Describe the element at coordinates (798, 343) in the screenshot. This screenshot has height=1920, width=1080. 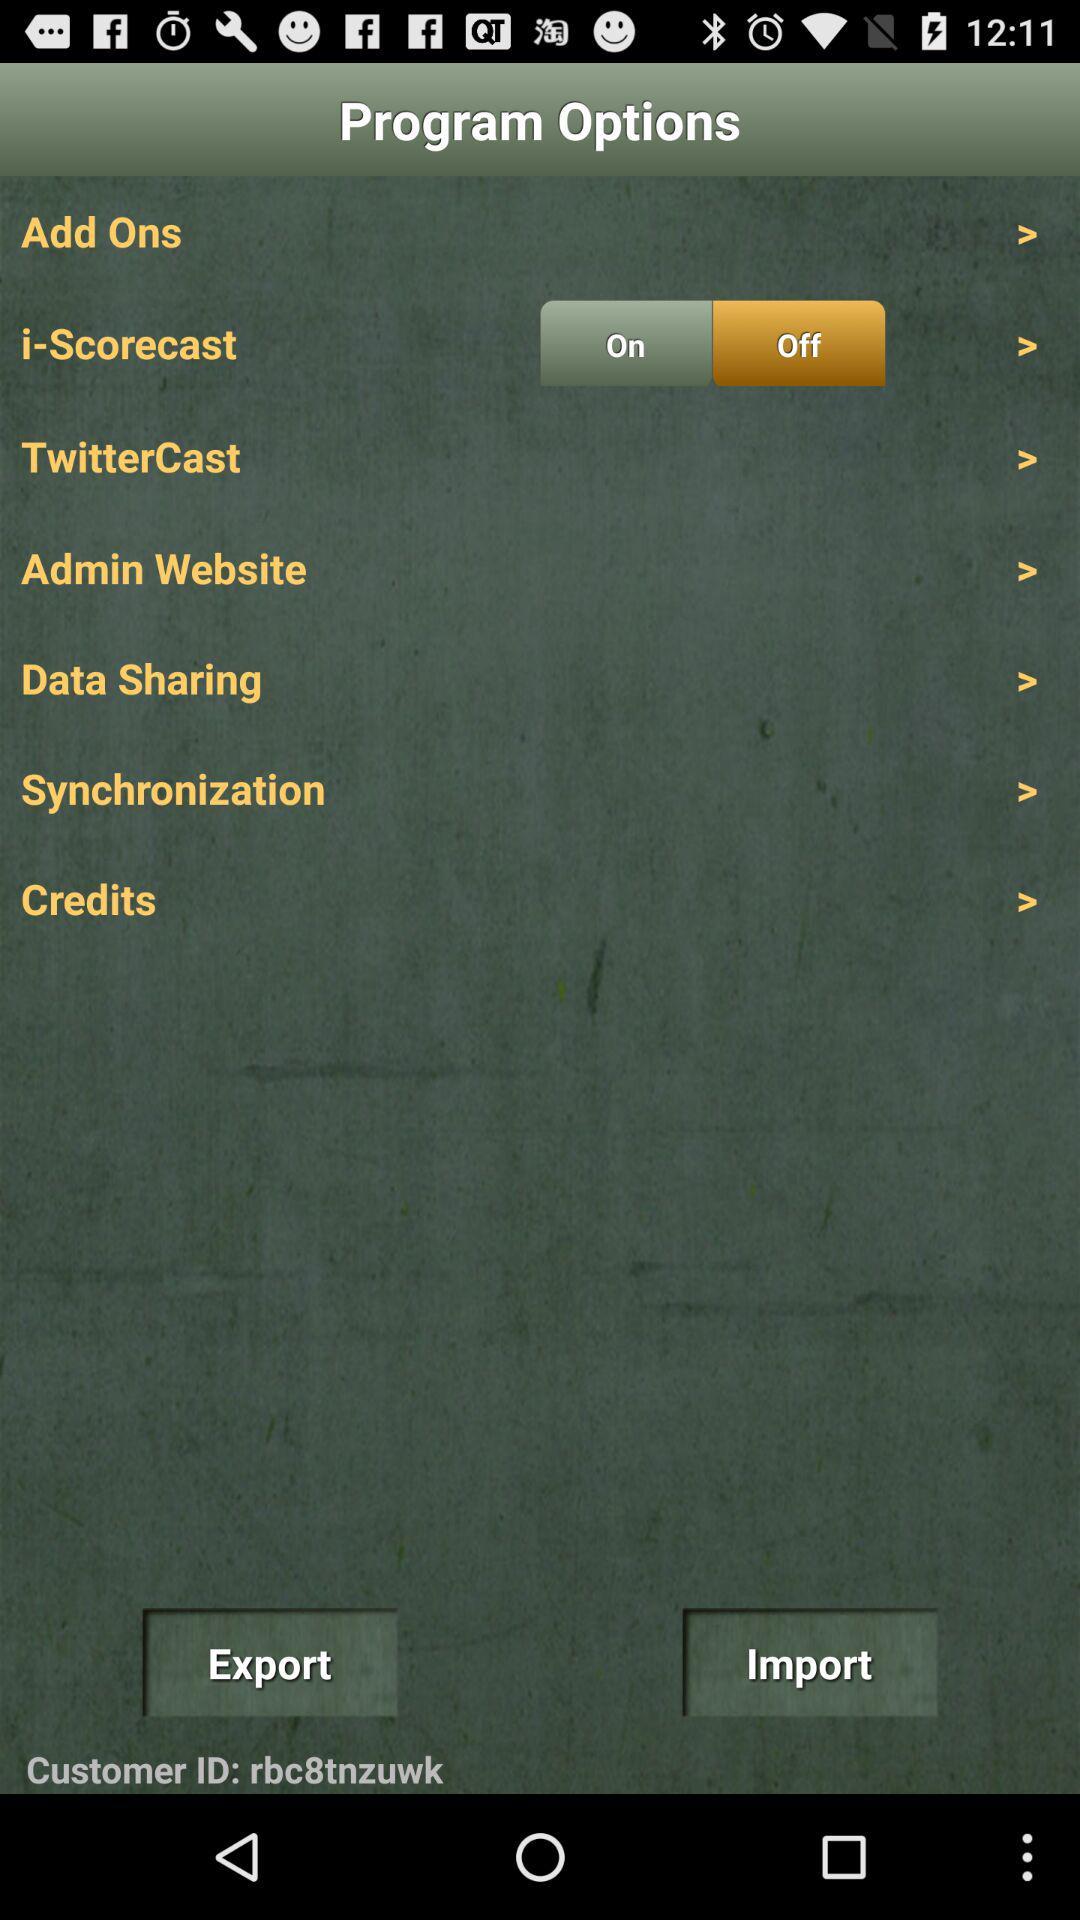
I see `the off` at that location.